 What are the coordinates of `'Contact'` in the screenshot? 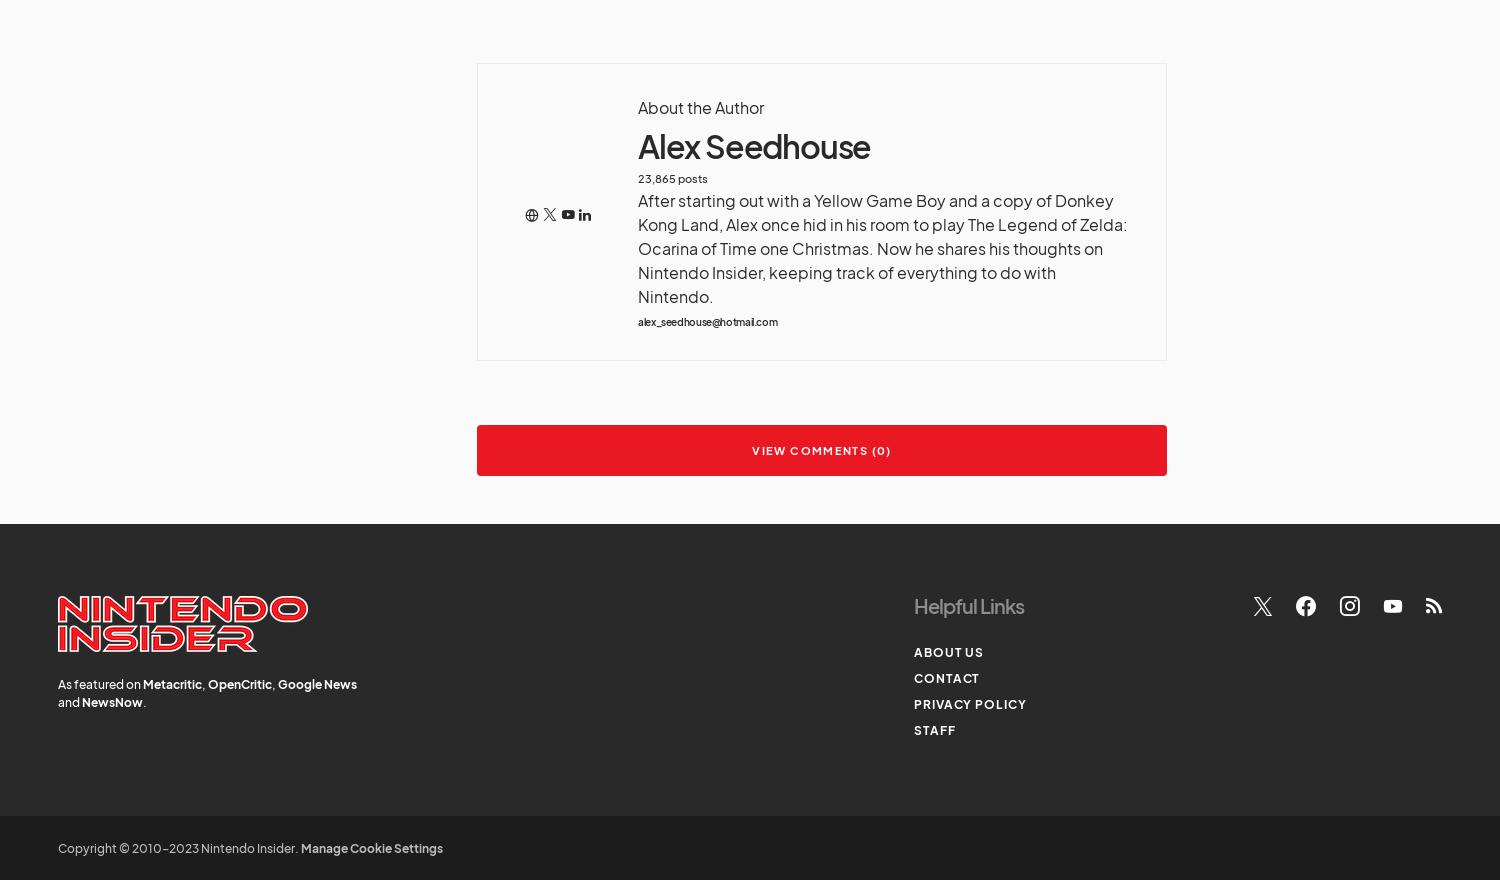 It's located at (945, 677).